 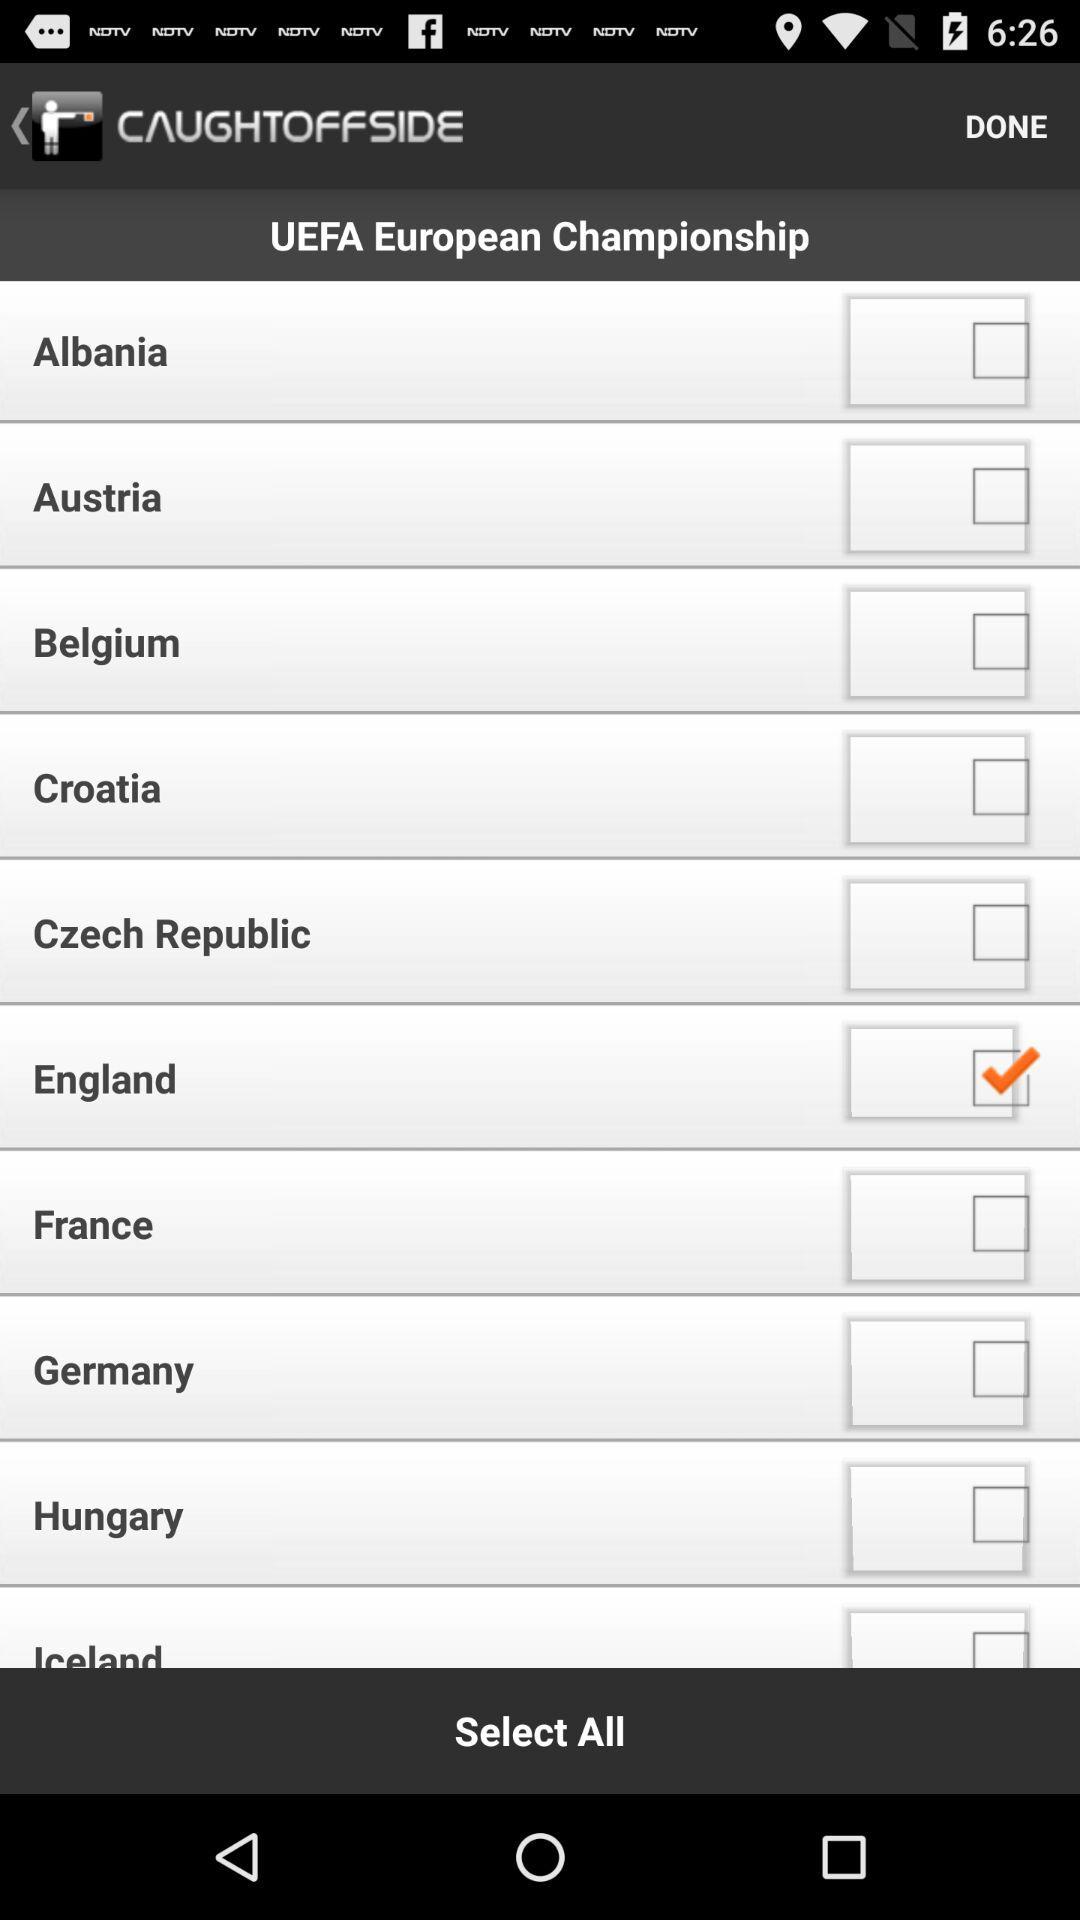 I want to click on the item above select all, so click(x=409, y=1631).